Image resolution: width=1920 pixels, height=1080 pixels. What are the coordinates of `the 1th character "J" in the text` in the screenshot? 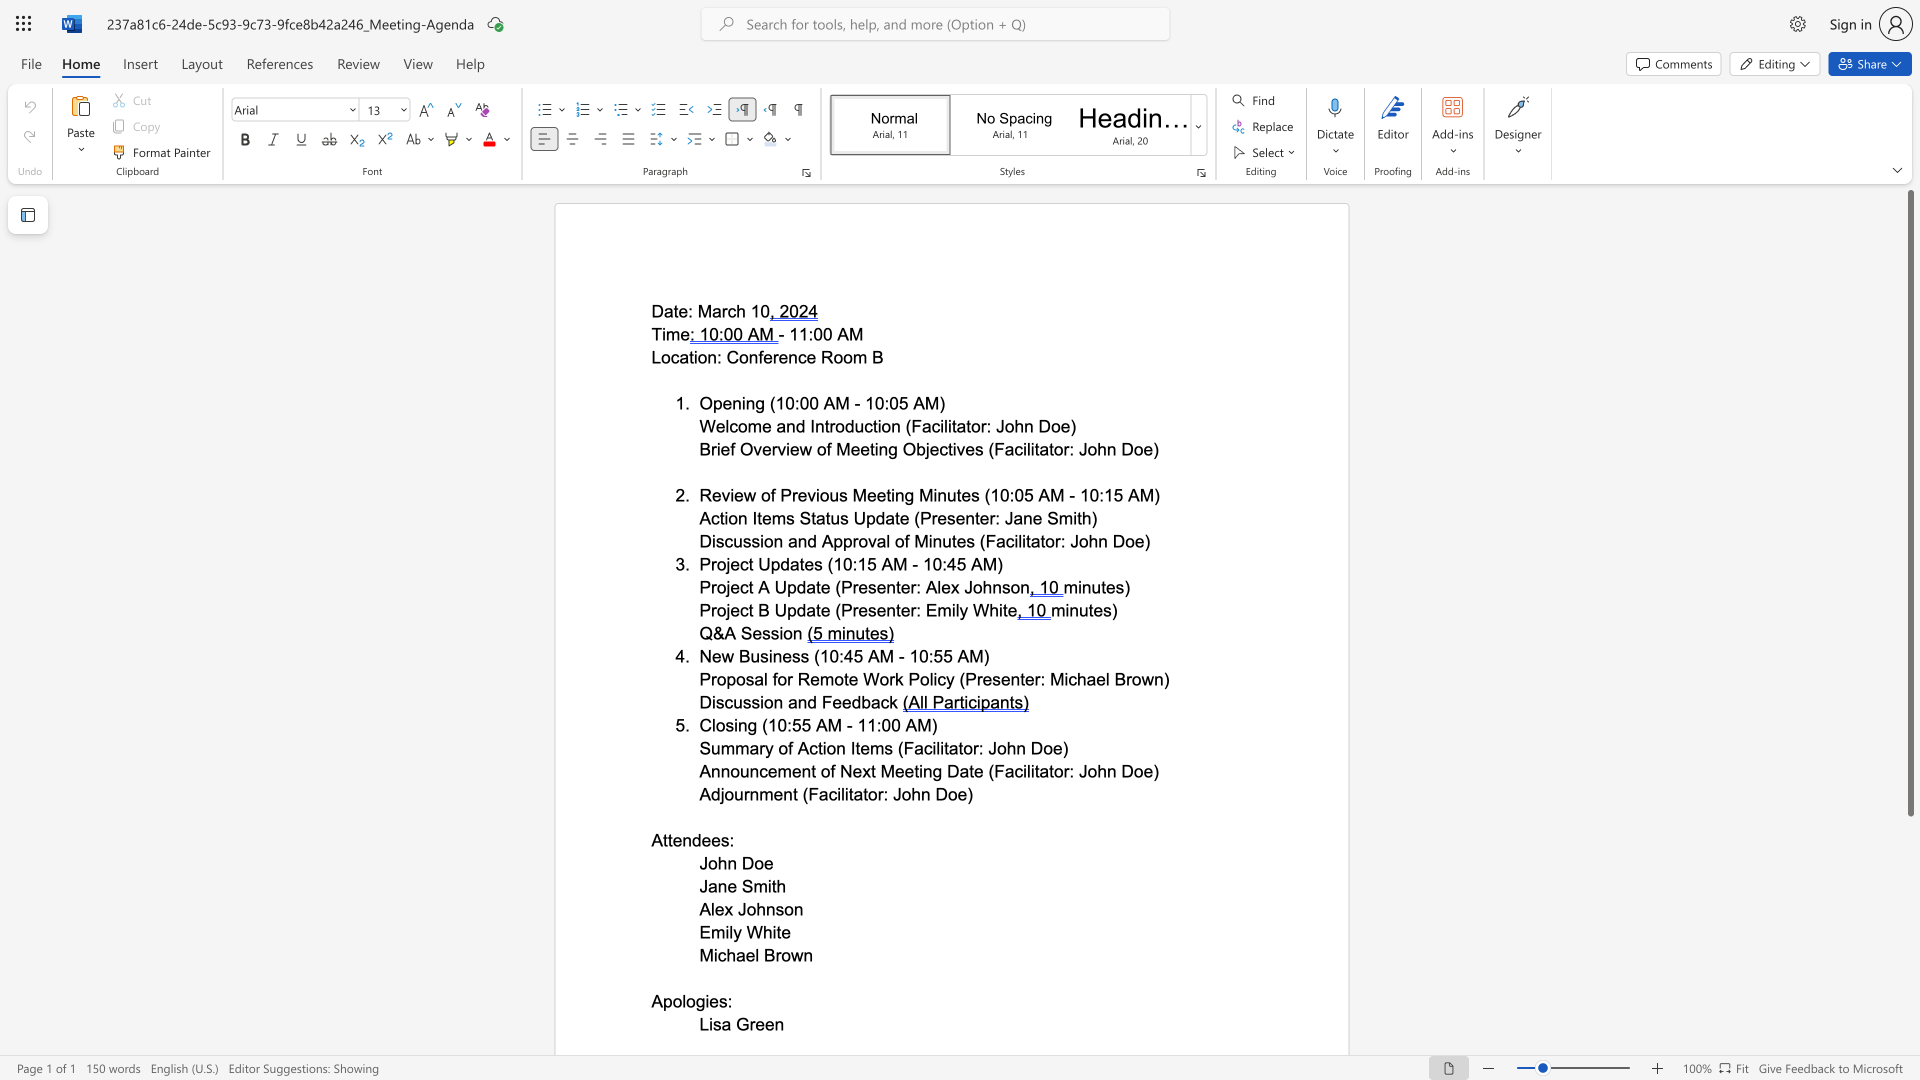 It's located at (703, 885).